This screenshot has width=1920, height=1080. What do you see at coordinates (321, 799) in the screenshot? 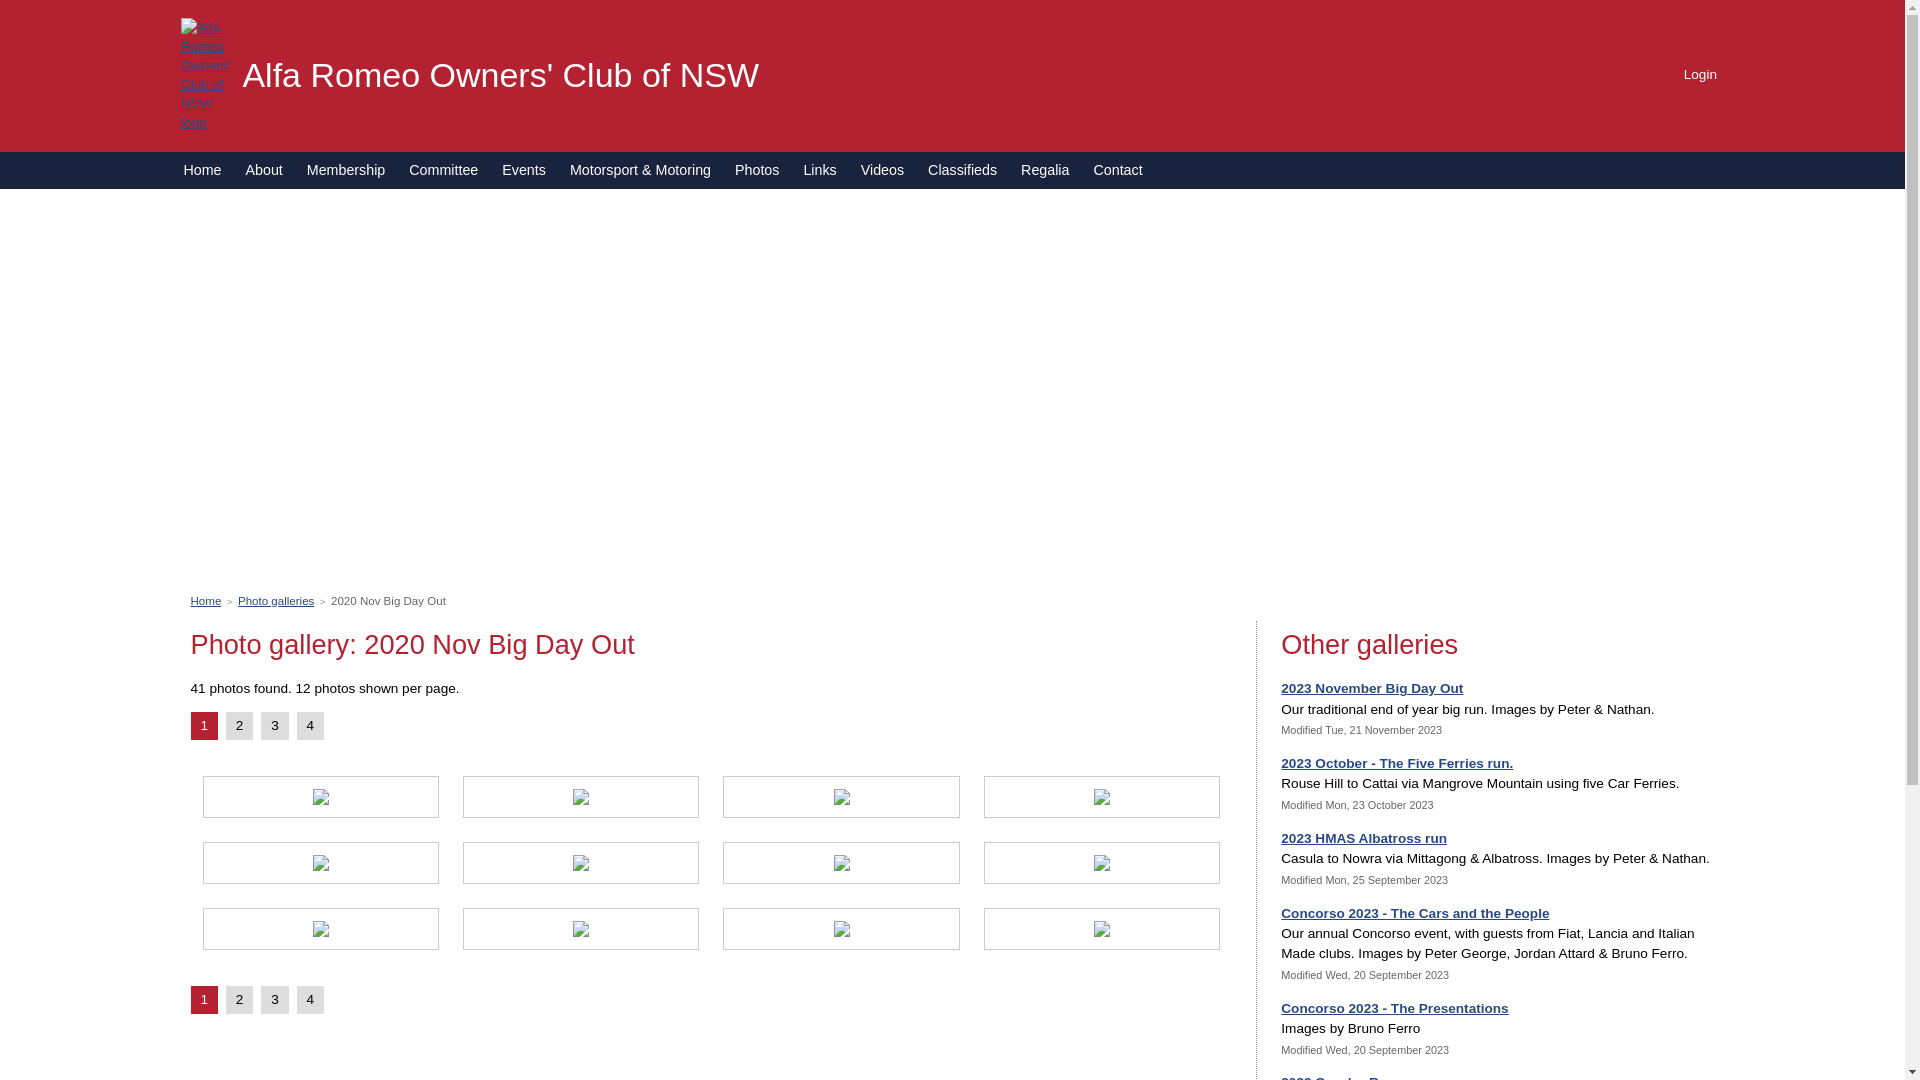
I see `'View photo 1'` at bounding box center [321, 799].